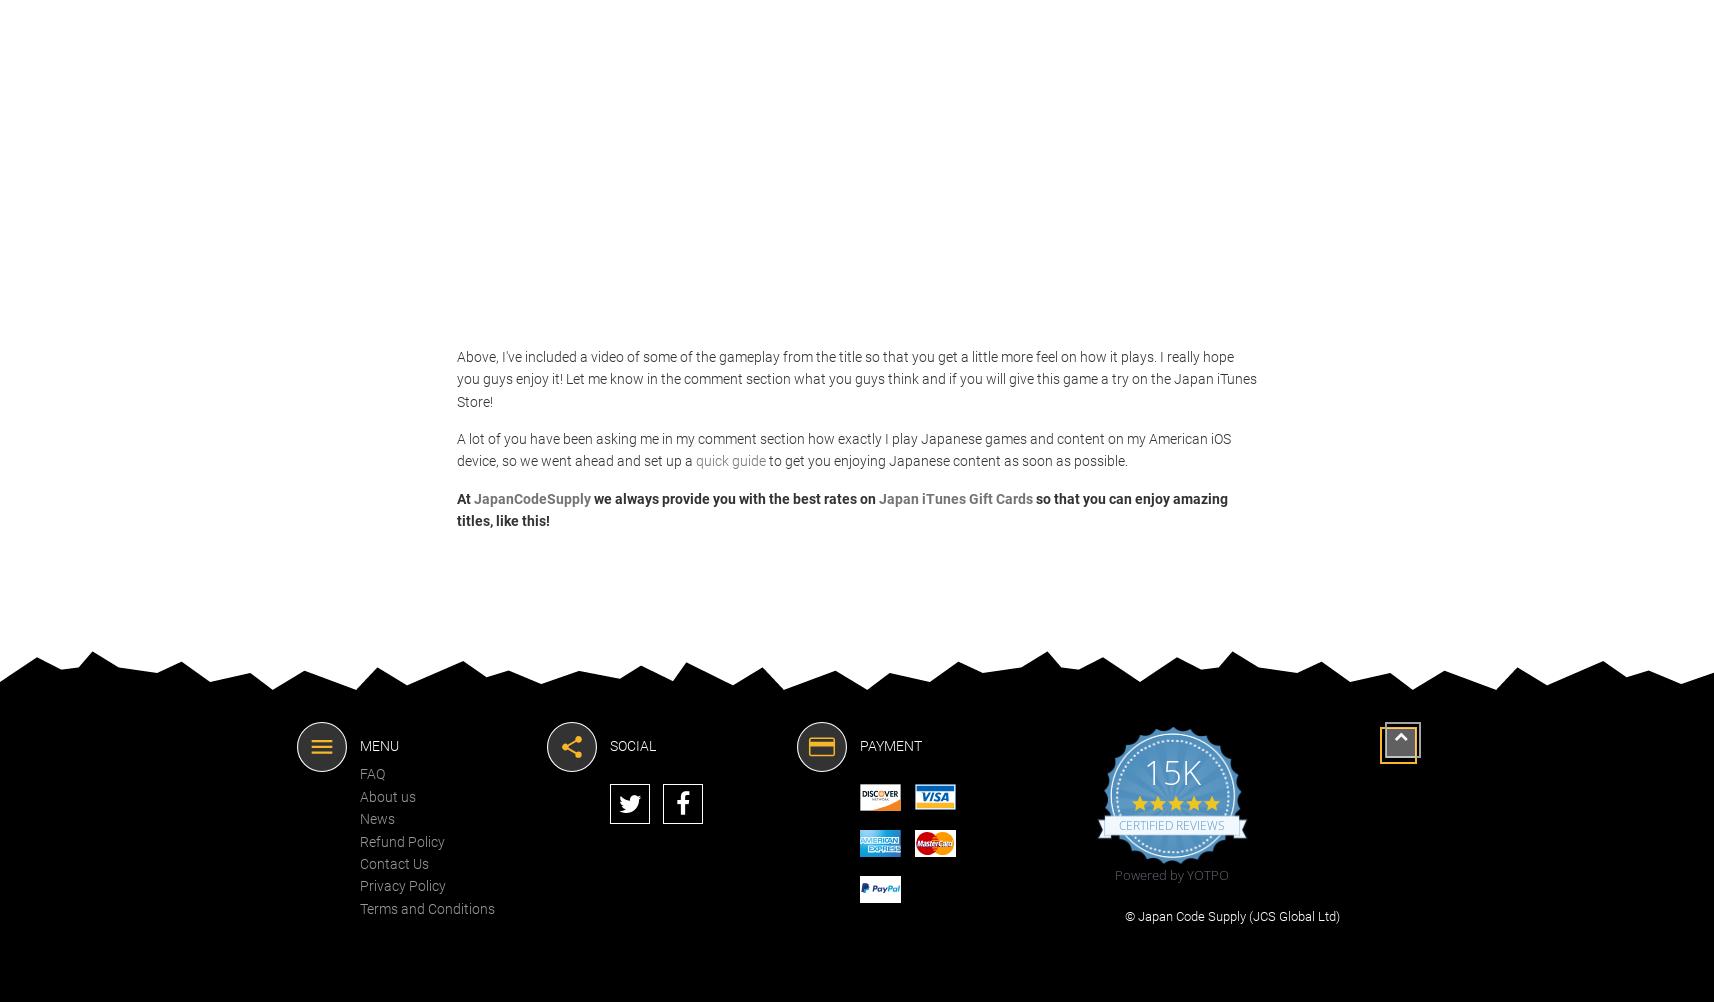  What do you see at coordinates (857, 378) in the screenshot?
I see `'Above, I've included a video of some of the gameplay from the title so that you get a little more feel on how it plays. I really hope you guys enjoy it! Let me know in the comment section what you guys think and if you will give this game a try on the Japan iTunes Store!'` at bounding box center [857, 378].